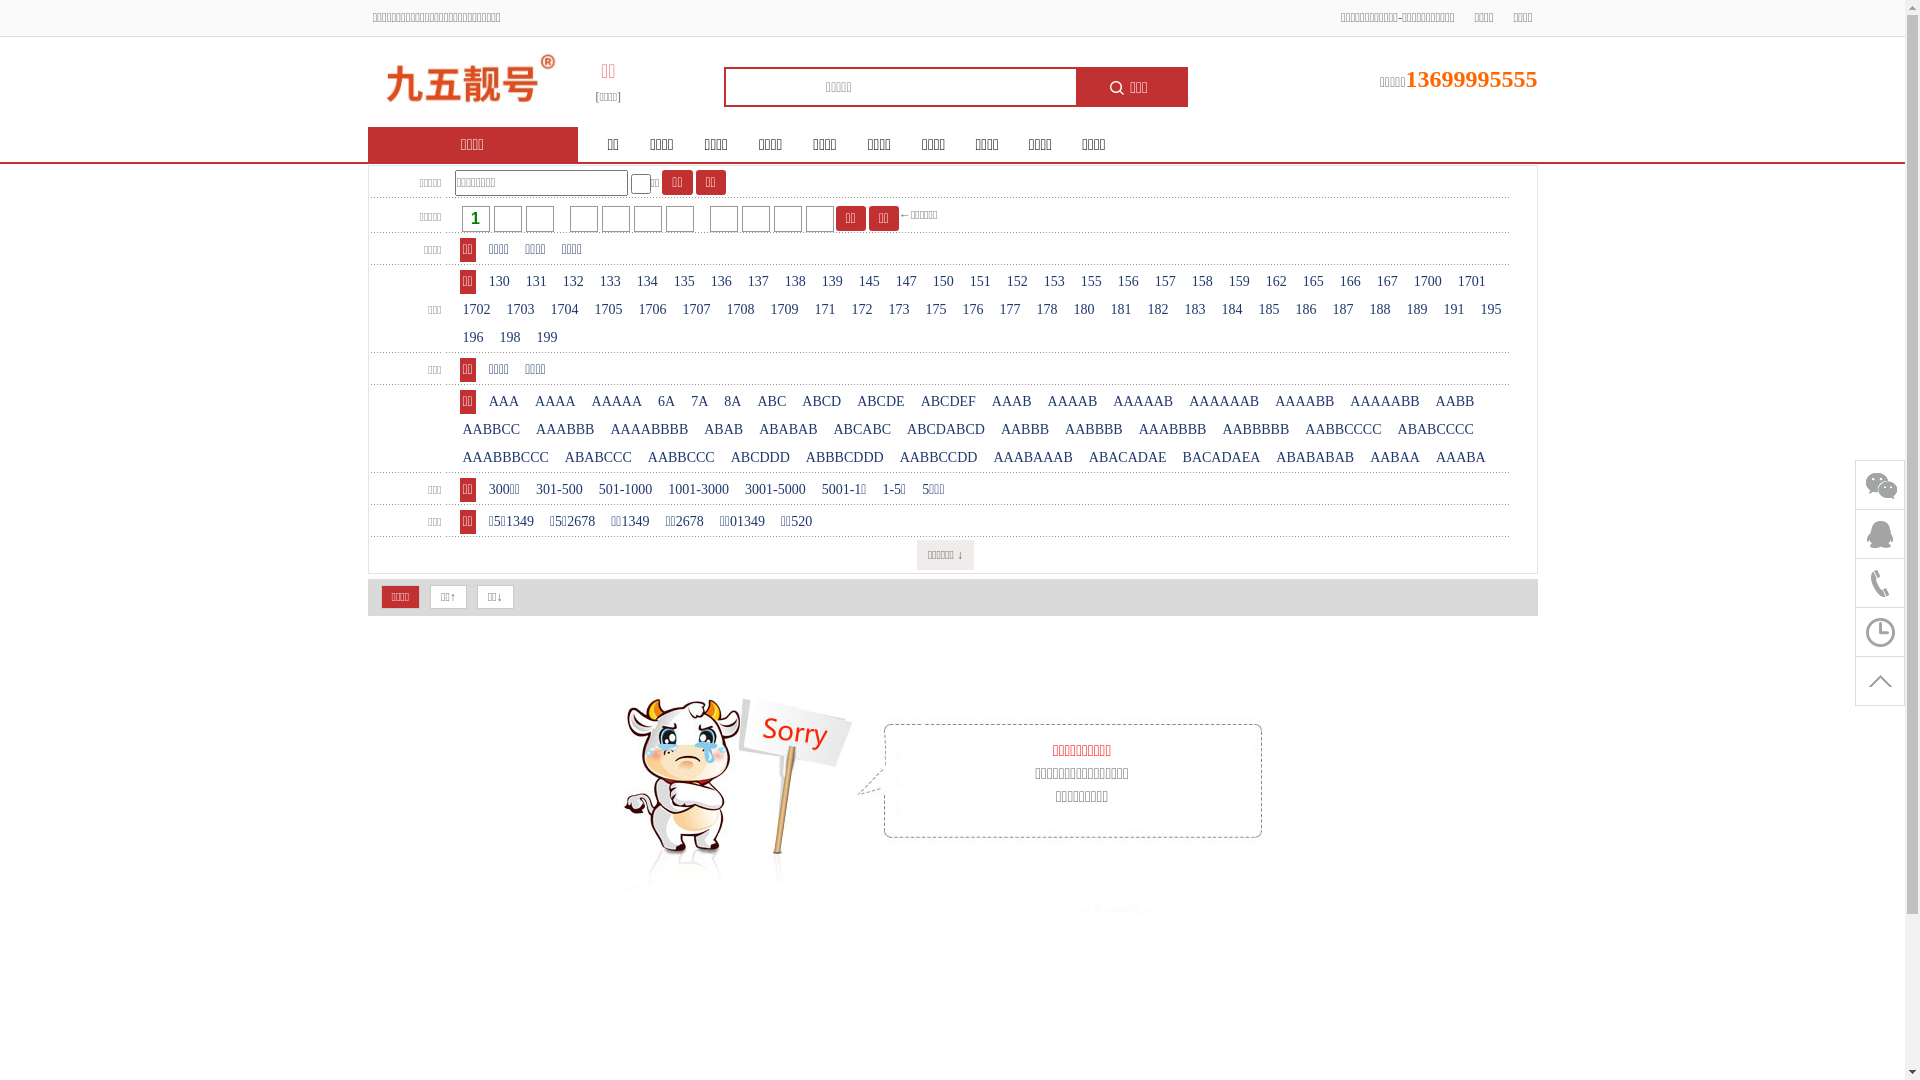  What do you see at coordinates (1221, 458) in the screenshot?
I see `'BACADAEA'` at bounding box center [1221, 458].